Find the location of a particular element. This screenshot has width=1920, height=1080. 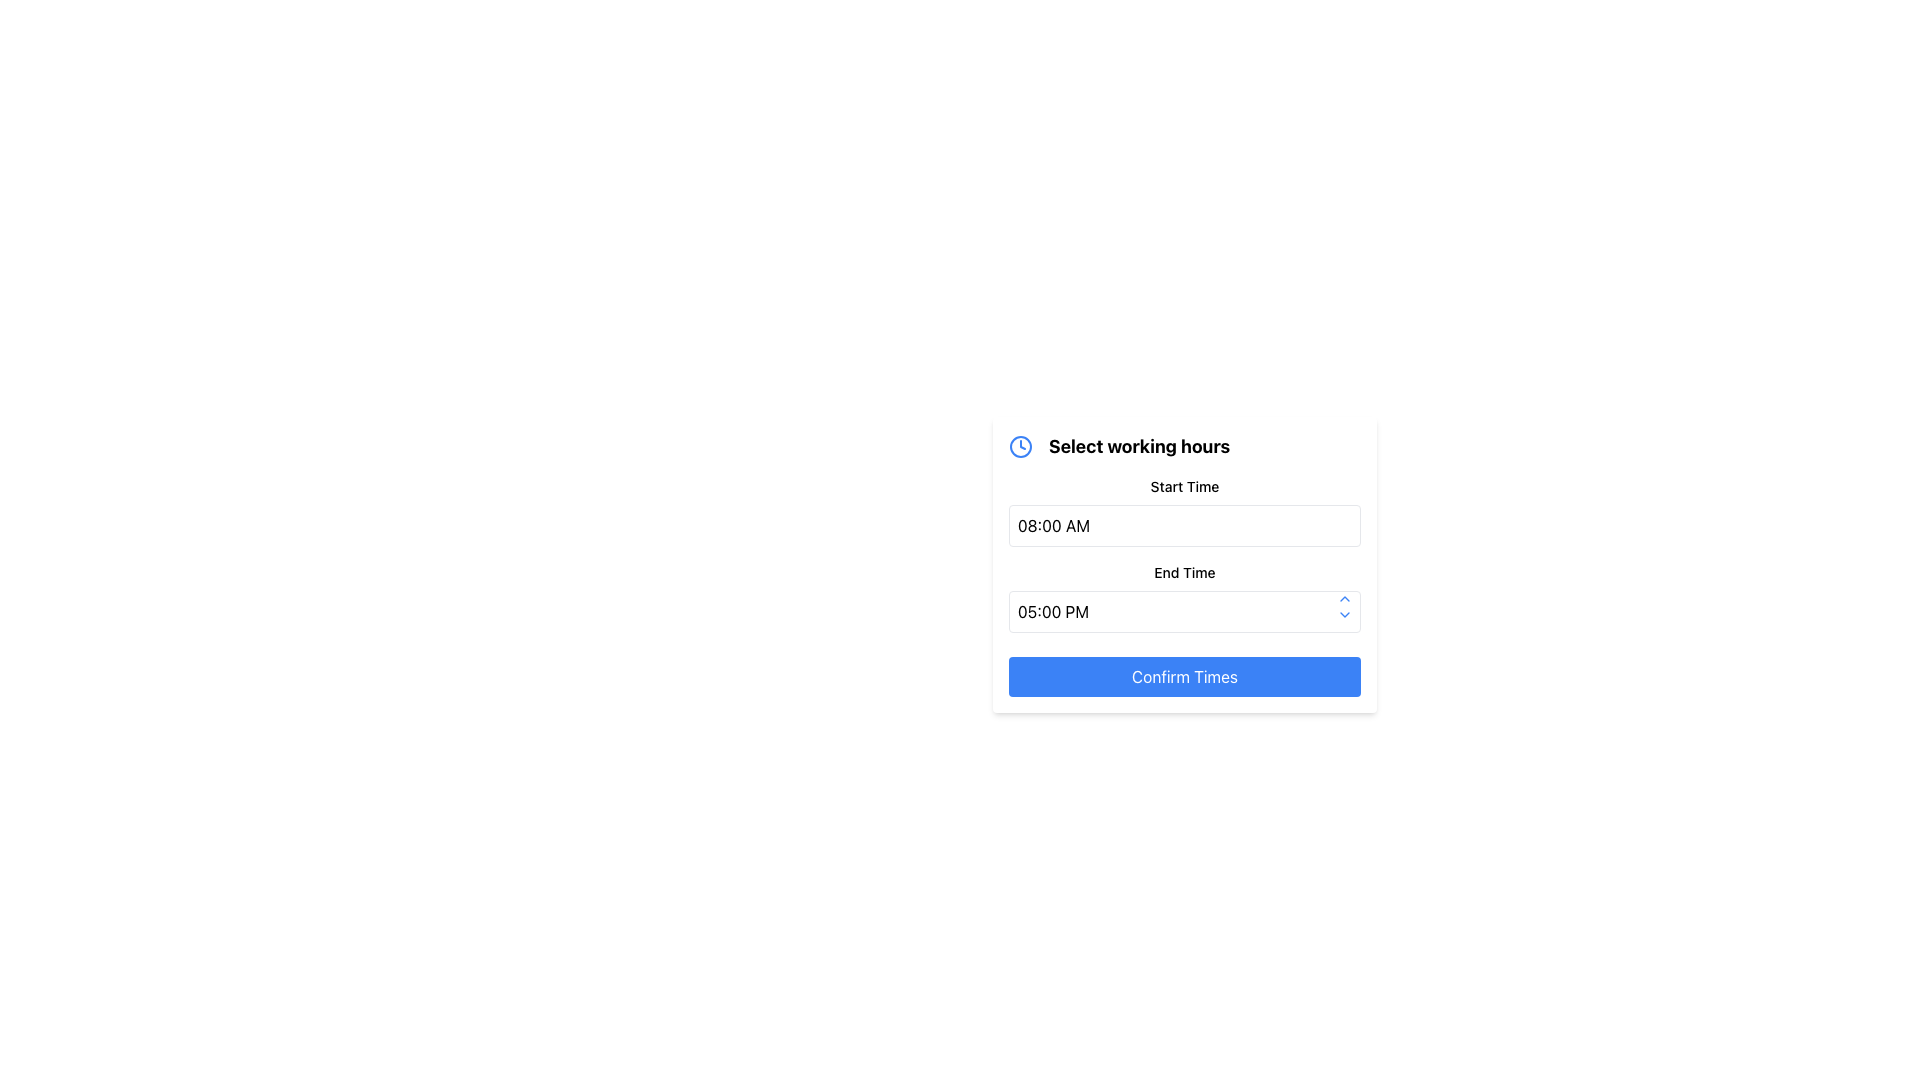

the second labeled input field for specifying the ending time within the 'Select working hours' card to focus the field for editing is located at coordinates (1185, 596).